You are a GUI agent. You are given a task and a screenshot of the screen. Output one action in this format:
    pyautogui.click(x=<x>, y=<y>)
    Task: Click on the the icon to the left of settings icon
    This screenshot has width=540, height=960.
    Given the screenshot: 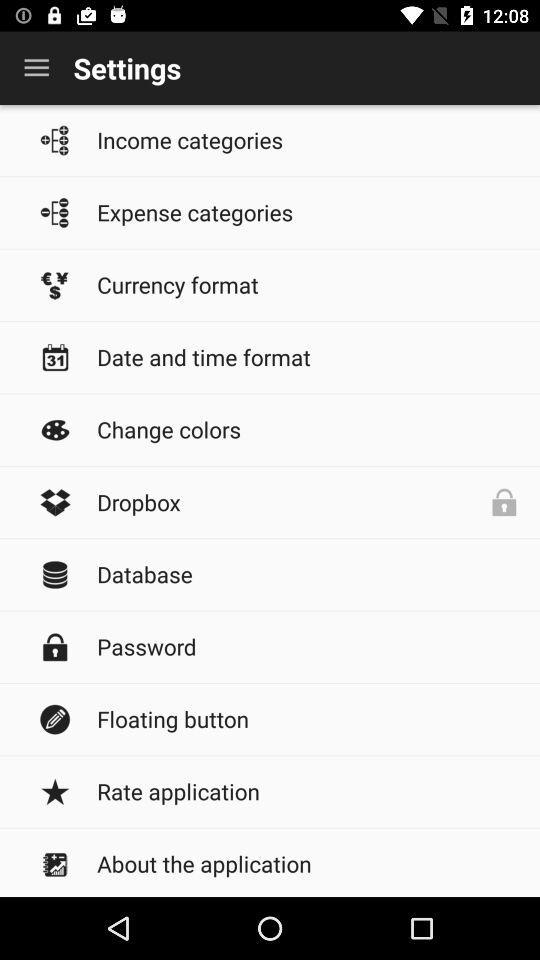 What is the action you would take?
    pyautogui.click(x=36, y=68)
    